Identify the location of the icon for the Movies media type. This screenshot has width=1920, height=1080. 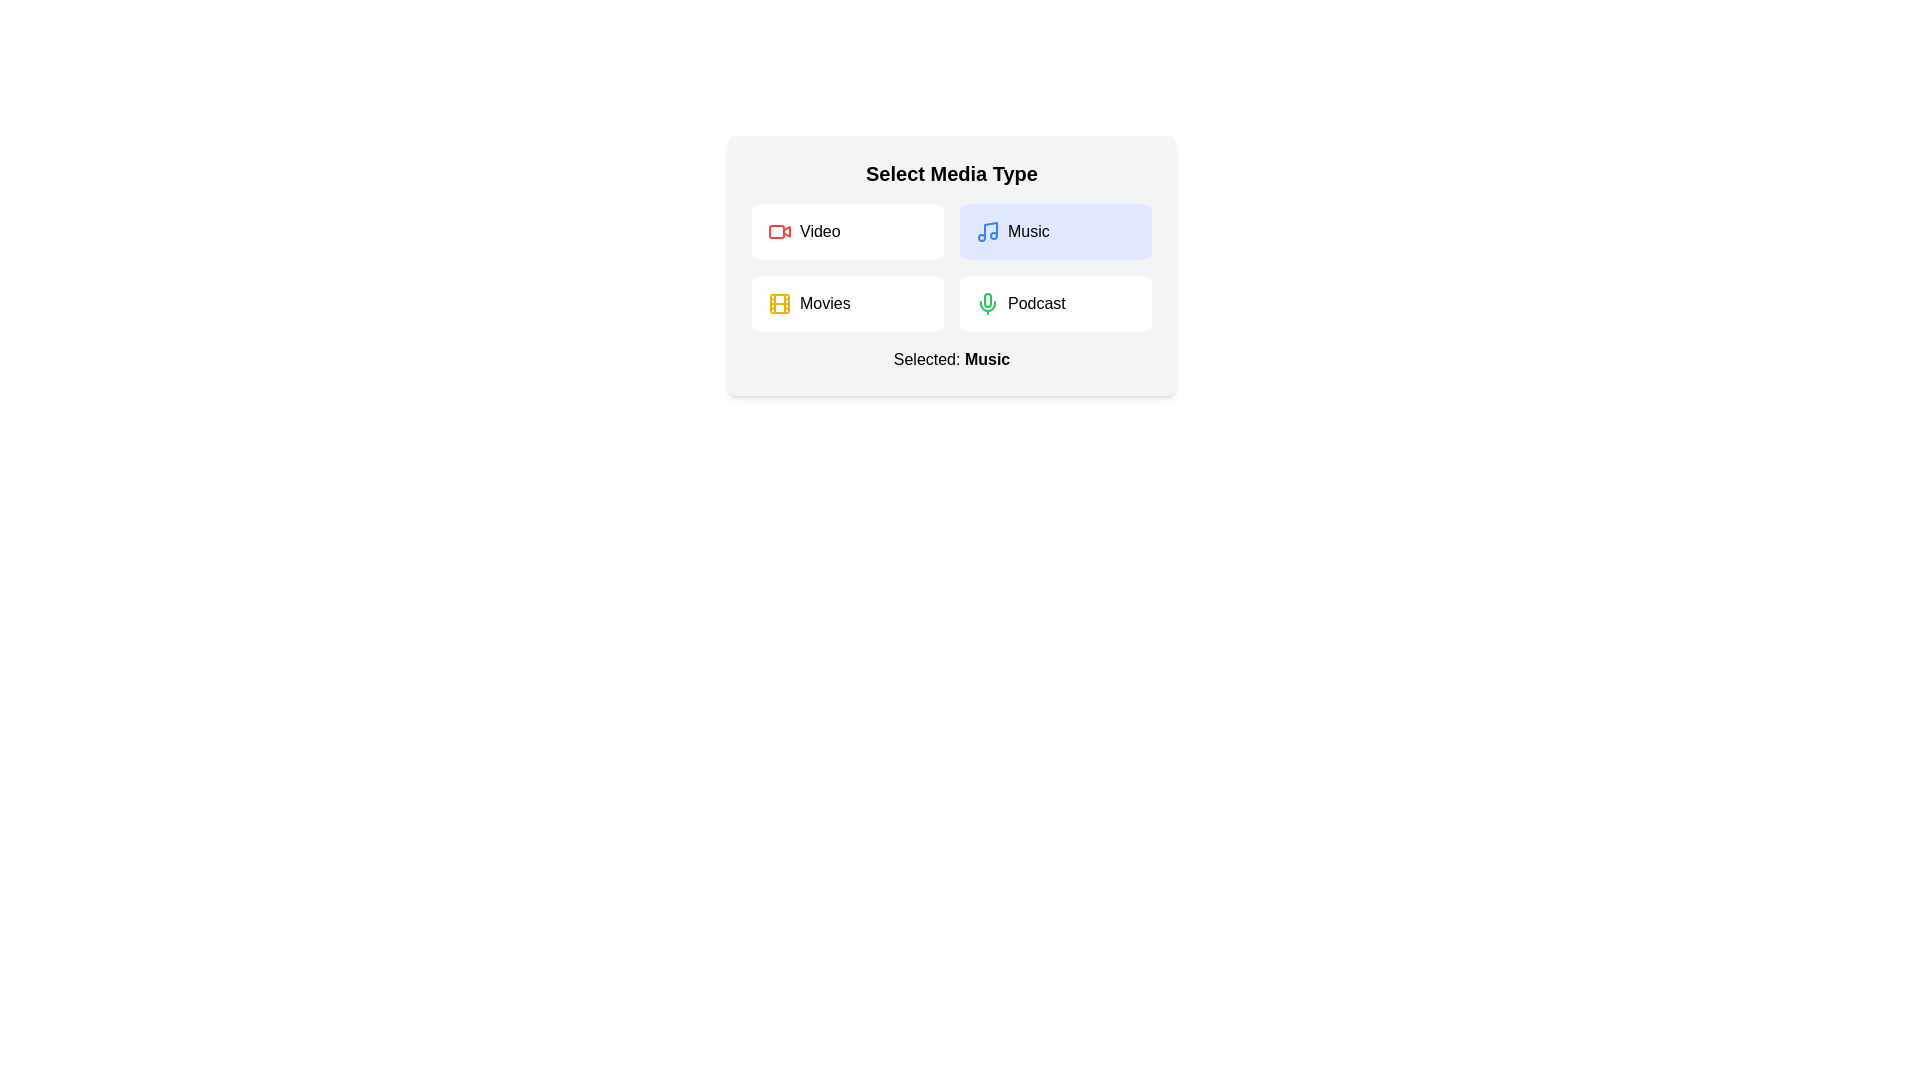
(778, 304).